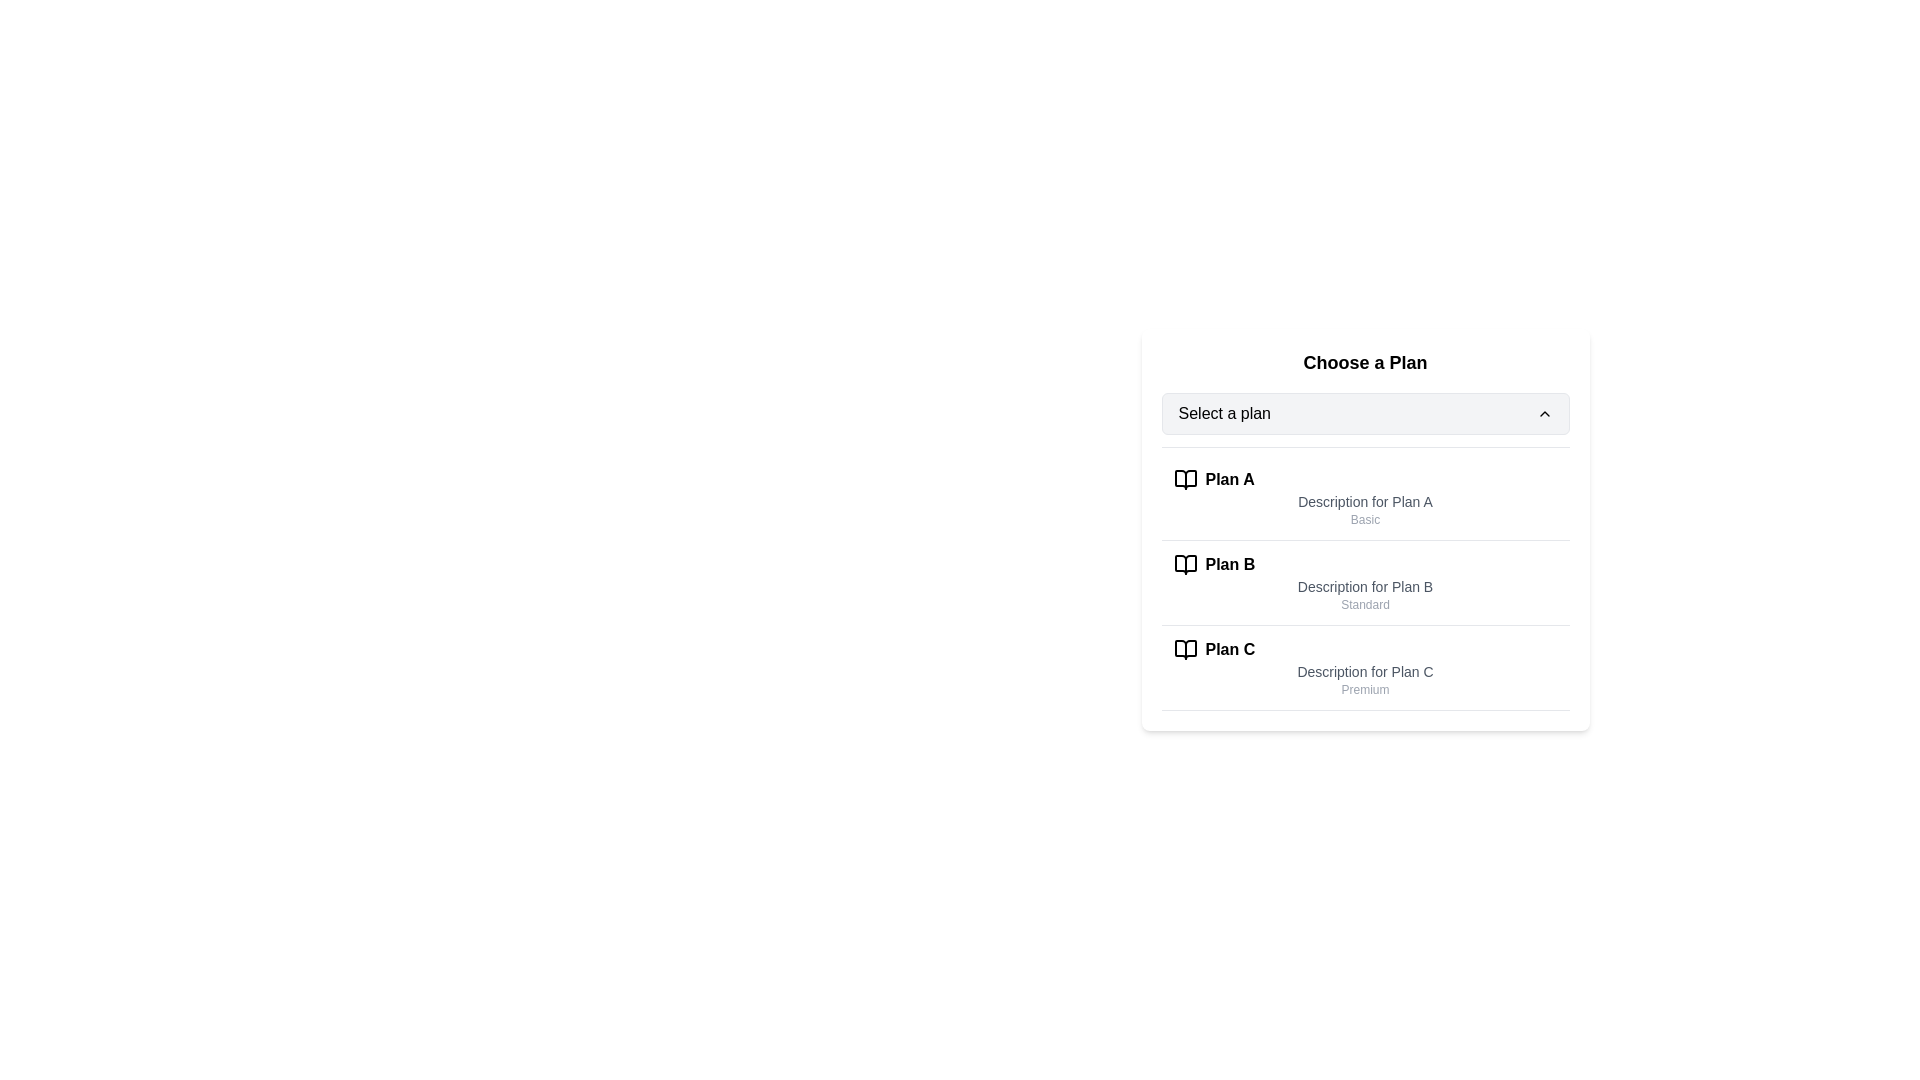  What do you see at coordinates (1185, 650) in the screenshot?
I see `the decorative icon representing 'Plan C', which is located in the third row of options and is positioned to the left of the 'Plan C' text` at bounding box center [1185, 650].